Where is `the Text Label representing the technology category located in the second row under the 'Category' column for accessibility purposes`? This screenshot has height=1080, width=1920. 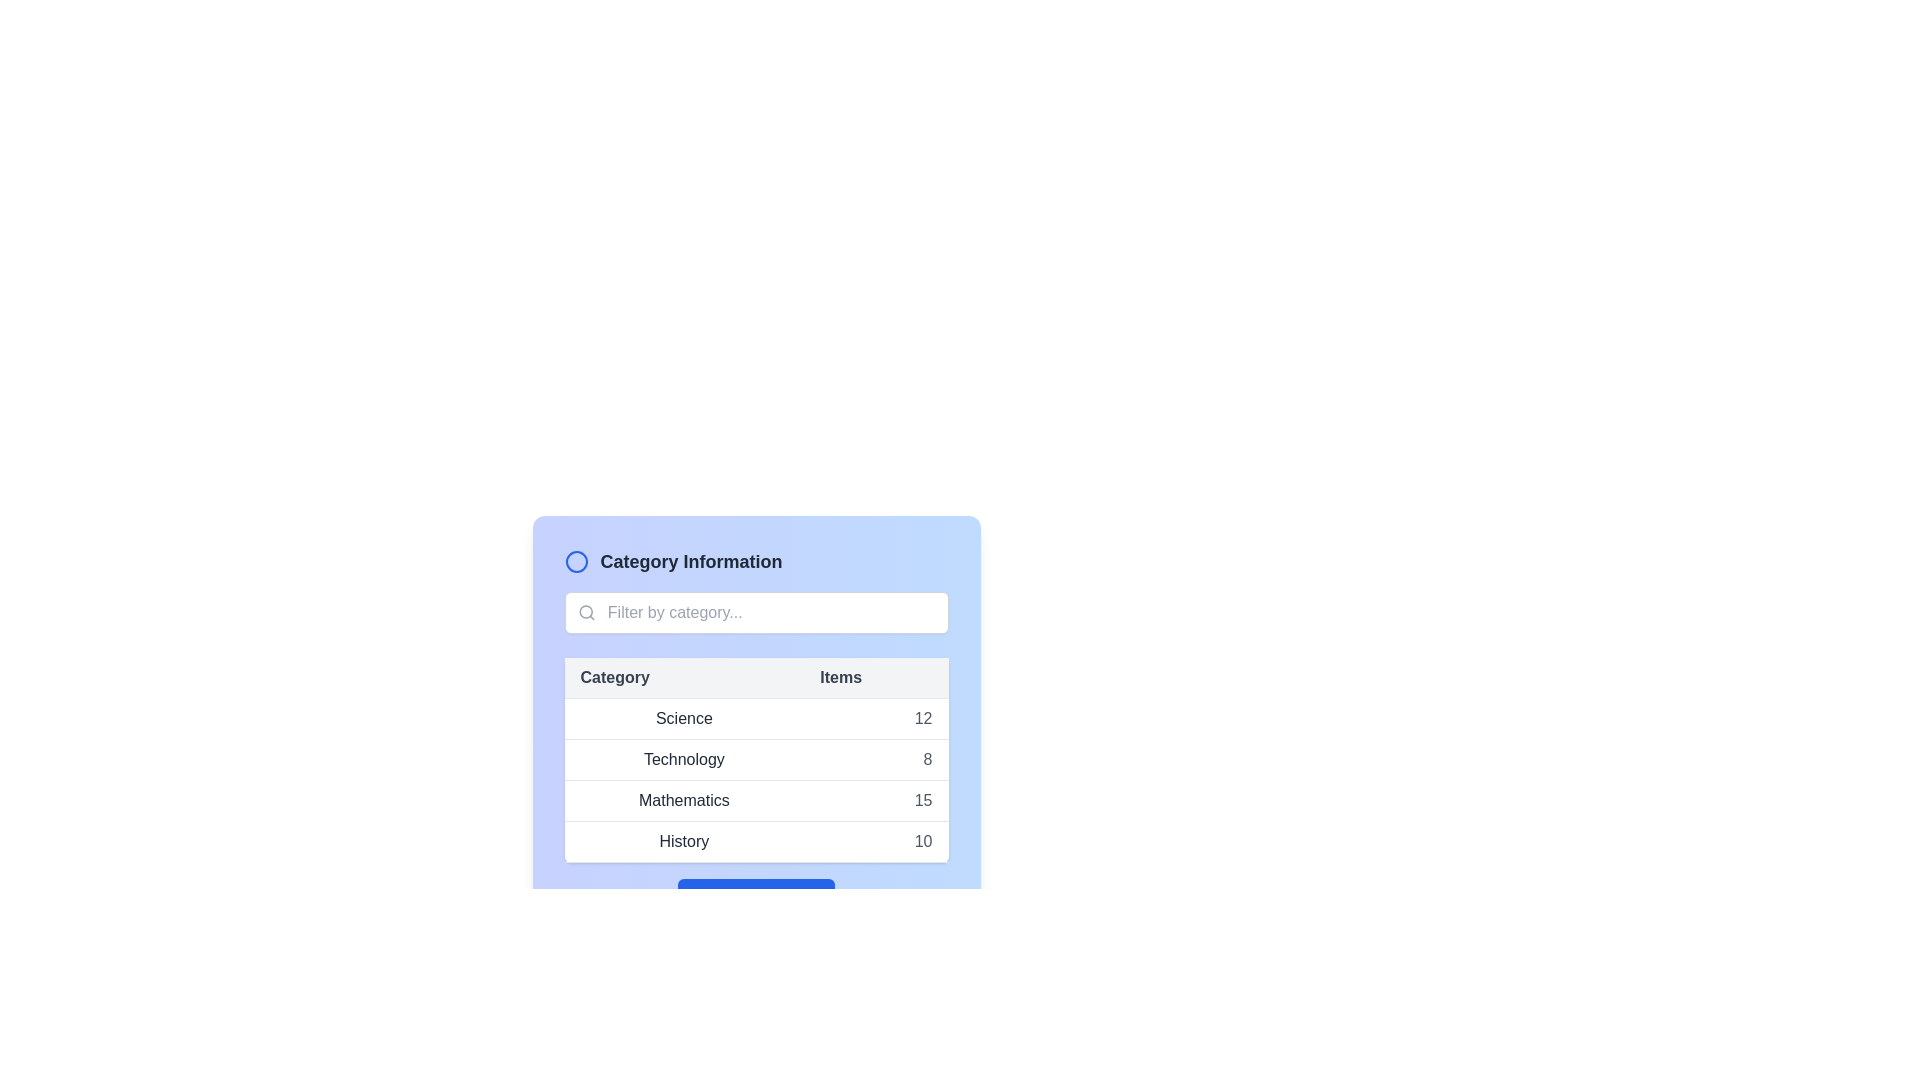
the Text Label representing the technology category located in the second row under the 'Category' column for accessibility purposes is located at coordinates (684, 759).